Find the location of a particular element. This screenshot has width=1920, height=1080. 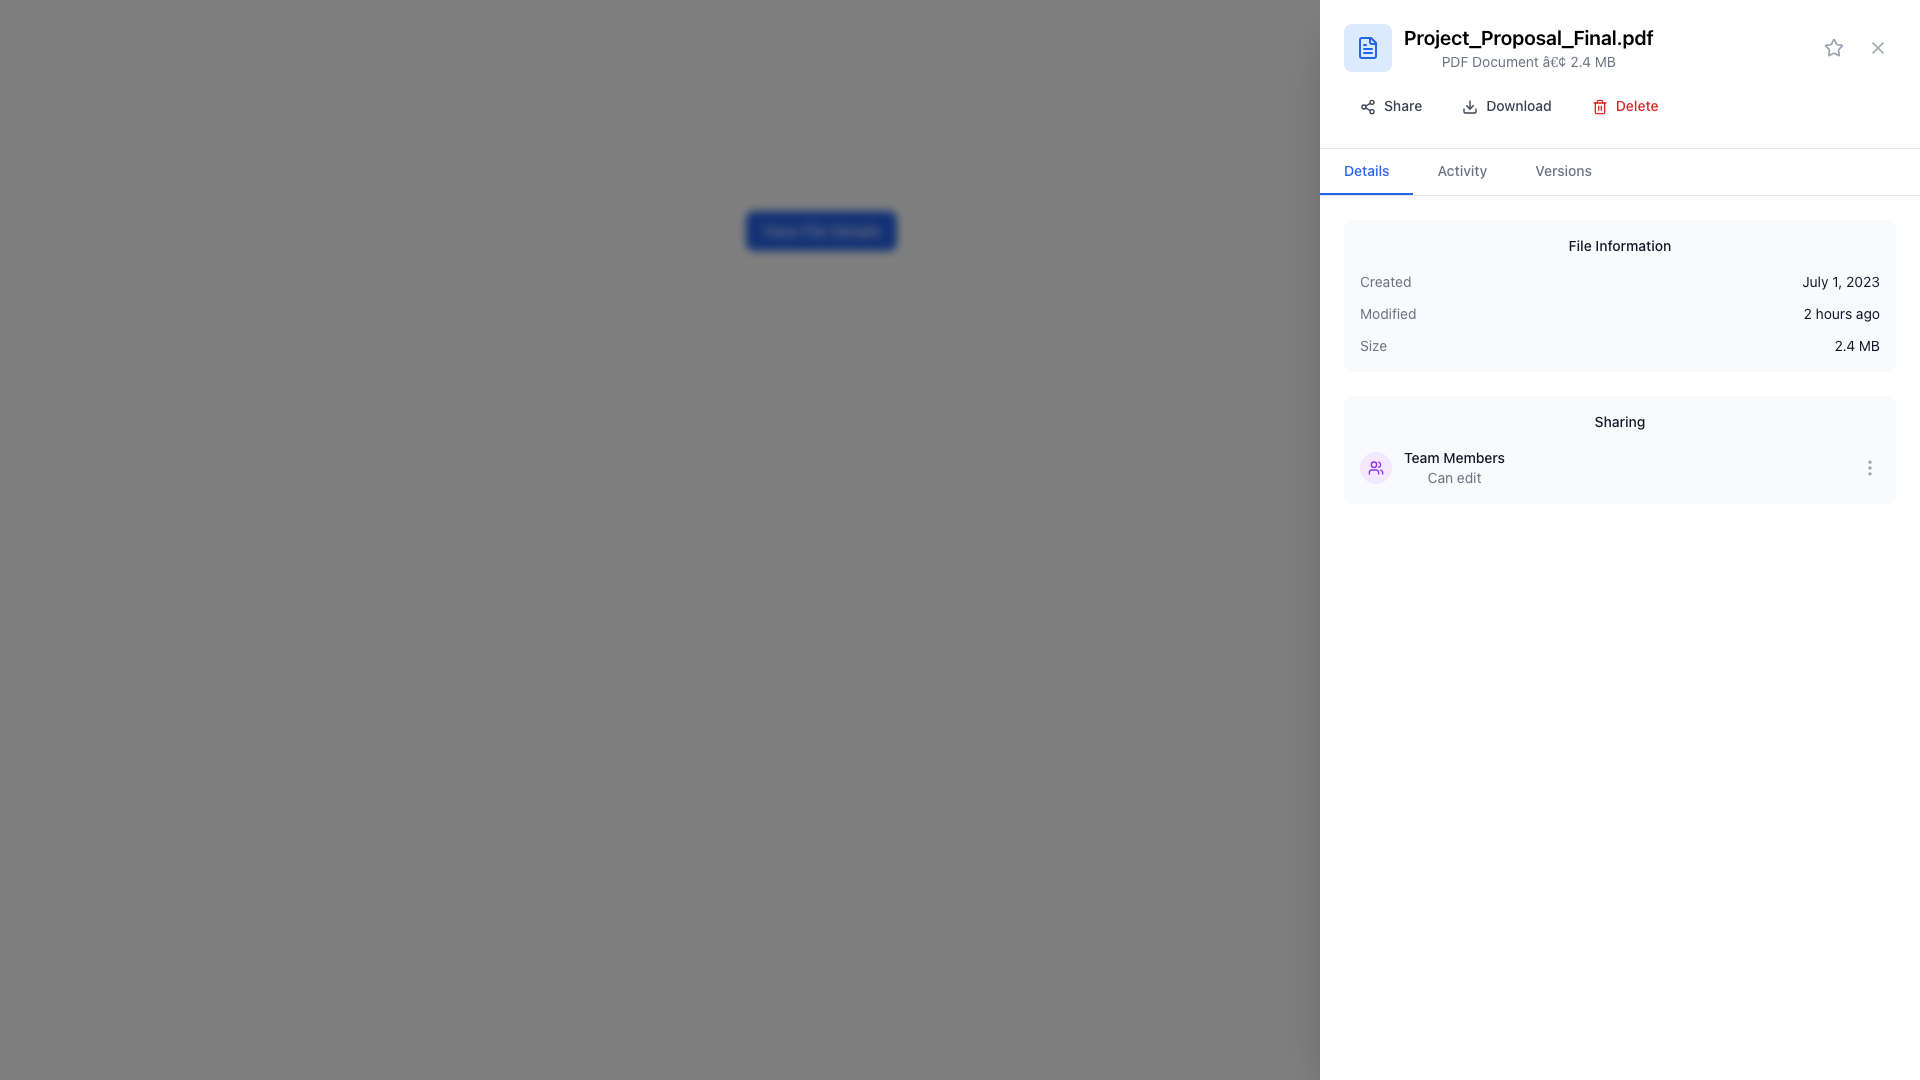

the 'File Information' panel located in the right panel of the interface, which displays metadata about a file, including creation date, last modification time, and size is located at coordinates (1620, 296).